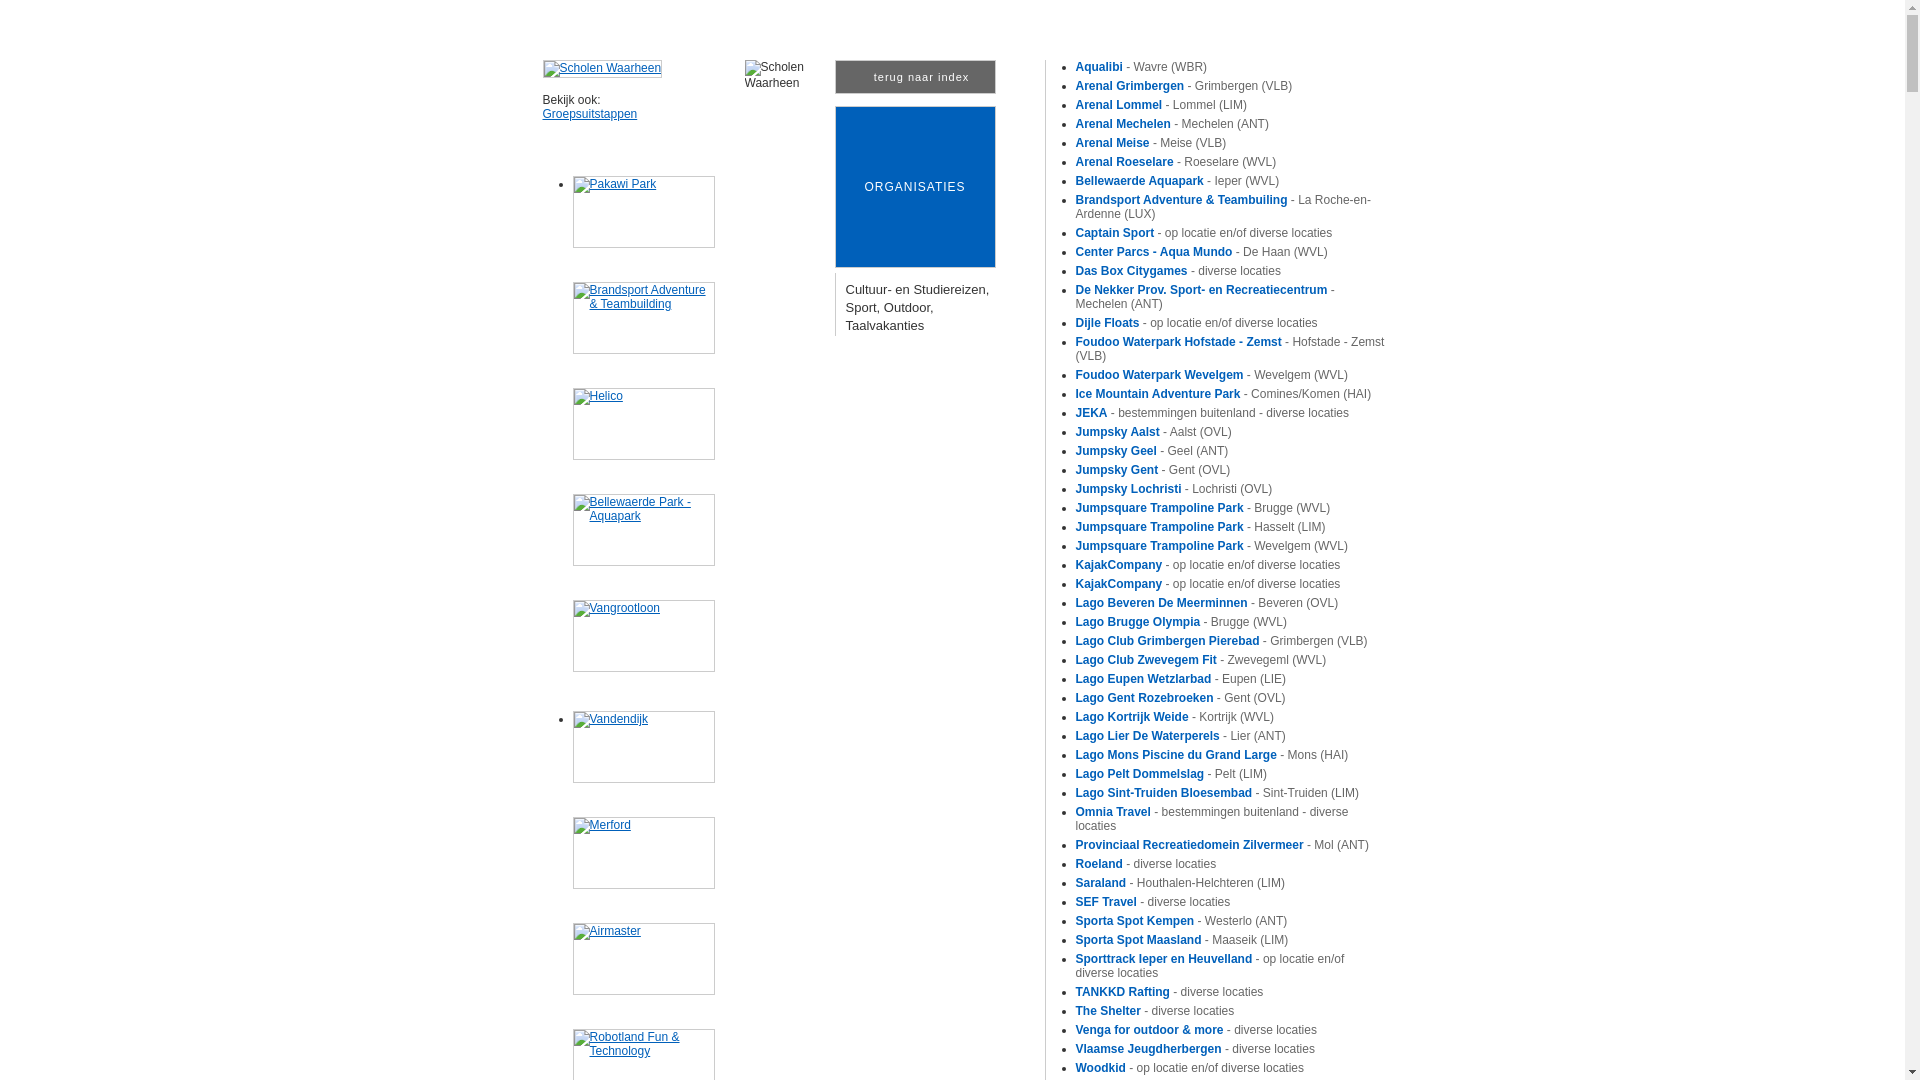 The image size is (1920, 1080). What do you see at coordinates (1200, 526) in the screenshot?
I see `'Jumpsquare Trampoline Park - Hasselt (LIM)'` at bounding box center [1200, 526].